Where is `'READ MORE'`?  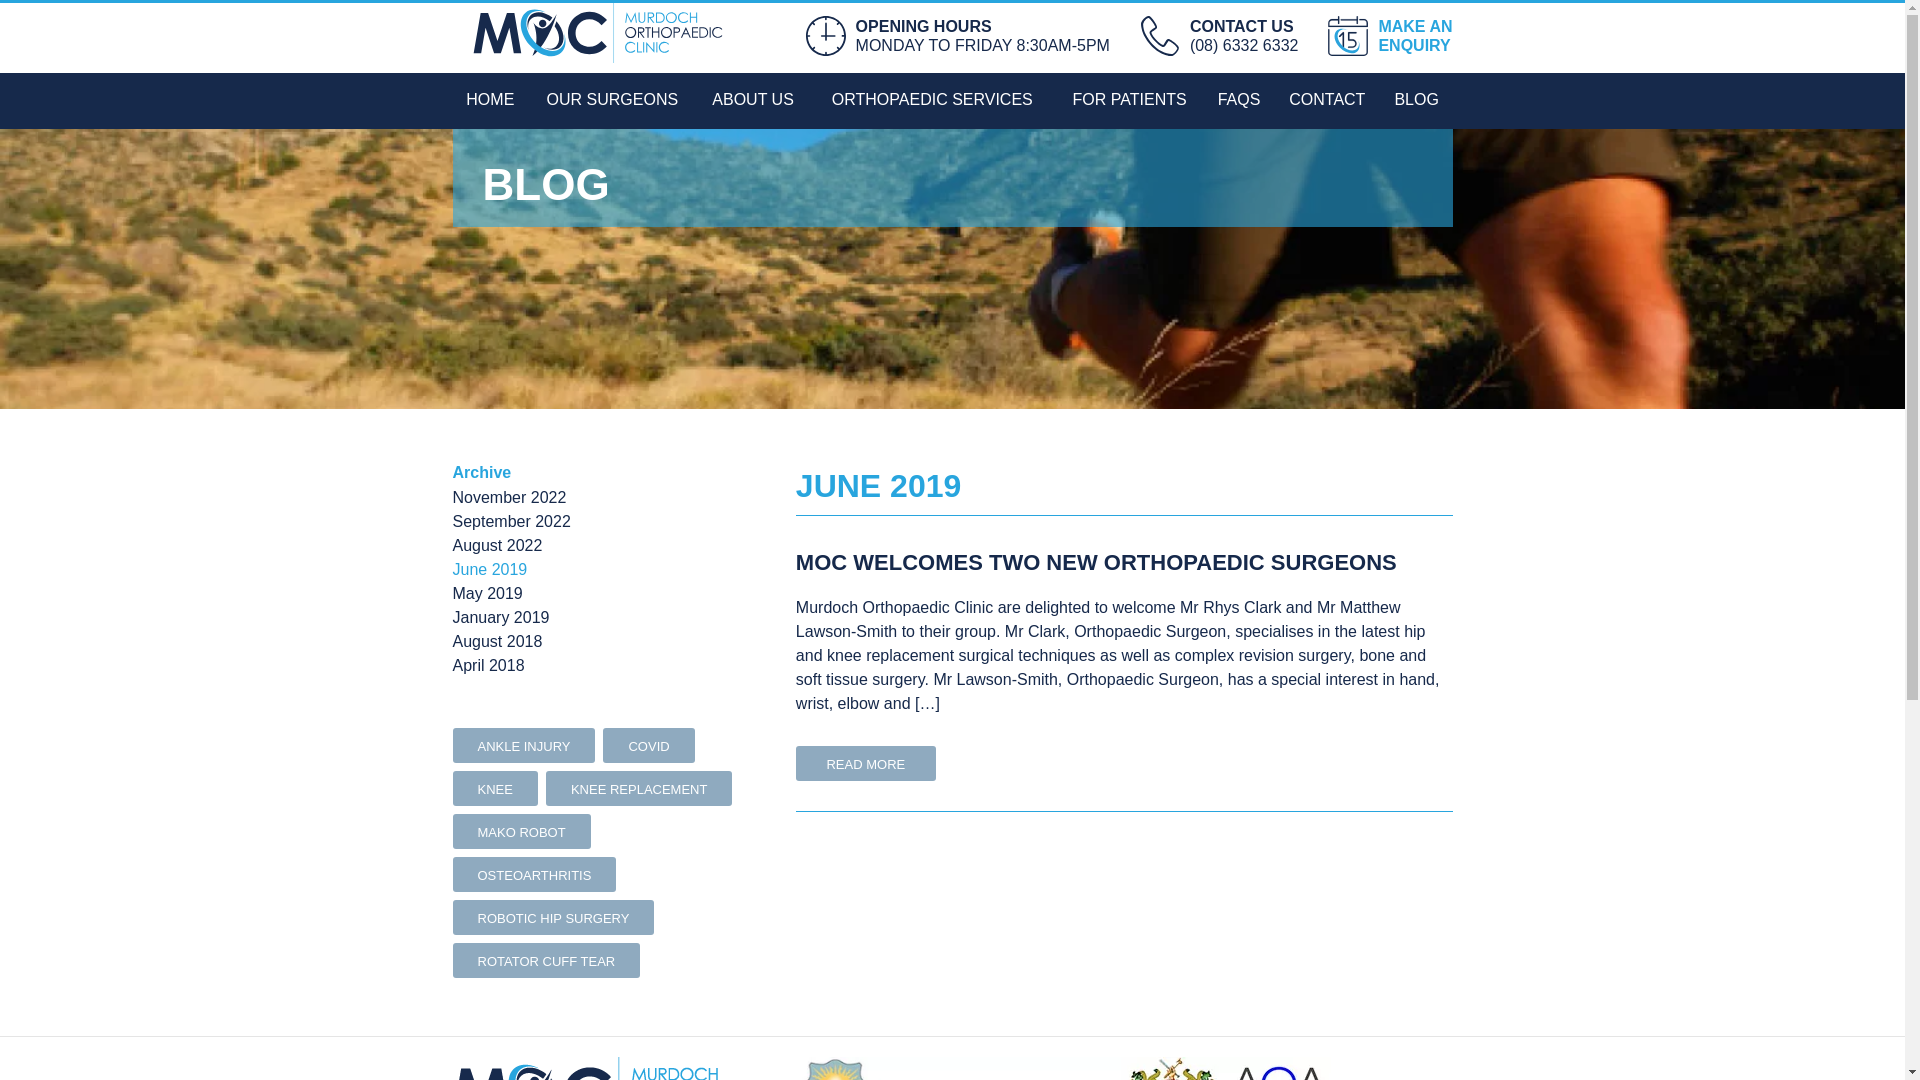 'READ MORE' is located at coordinates (865, 763).